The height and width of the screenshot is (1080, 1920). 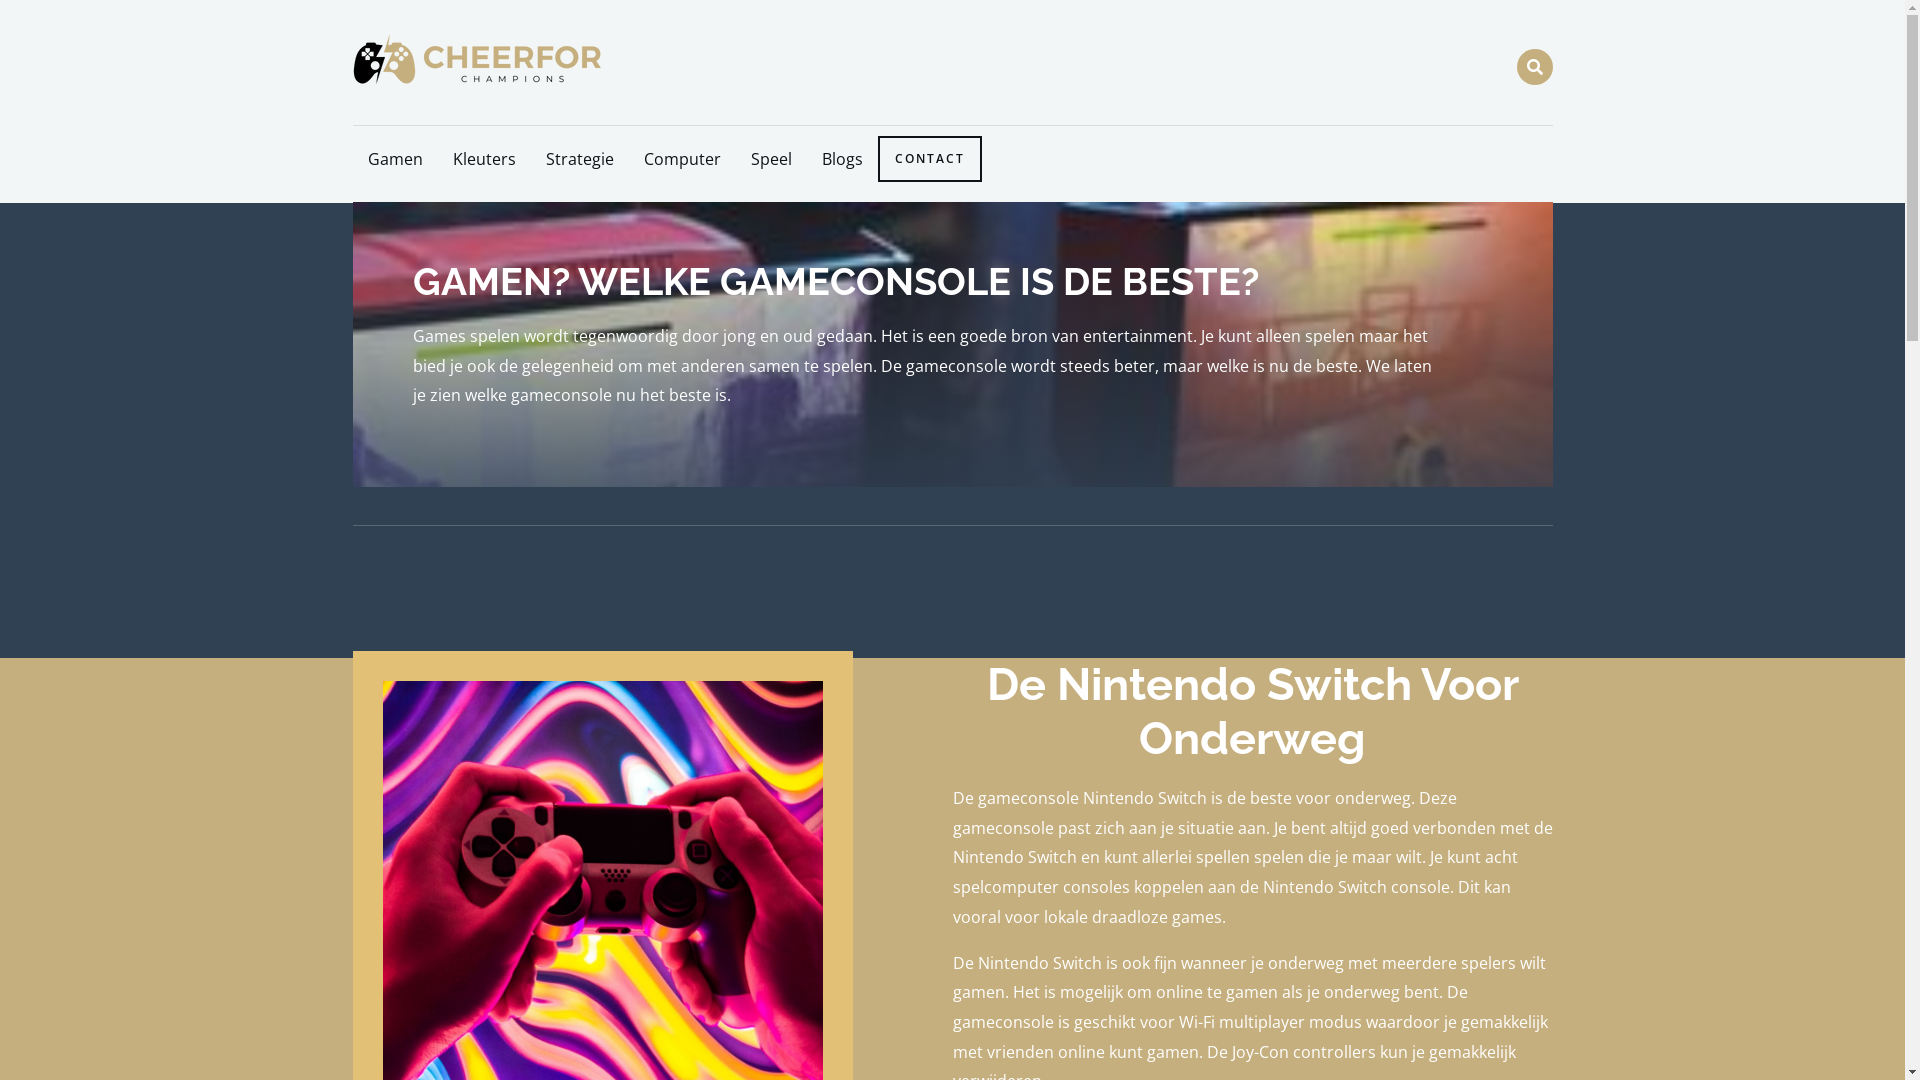 I want to click on 'Computer', so click(x=681, y=157).